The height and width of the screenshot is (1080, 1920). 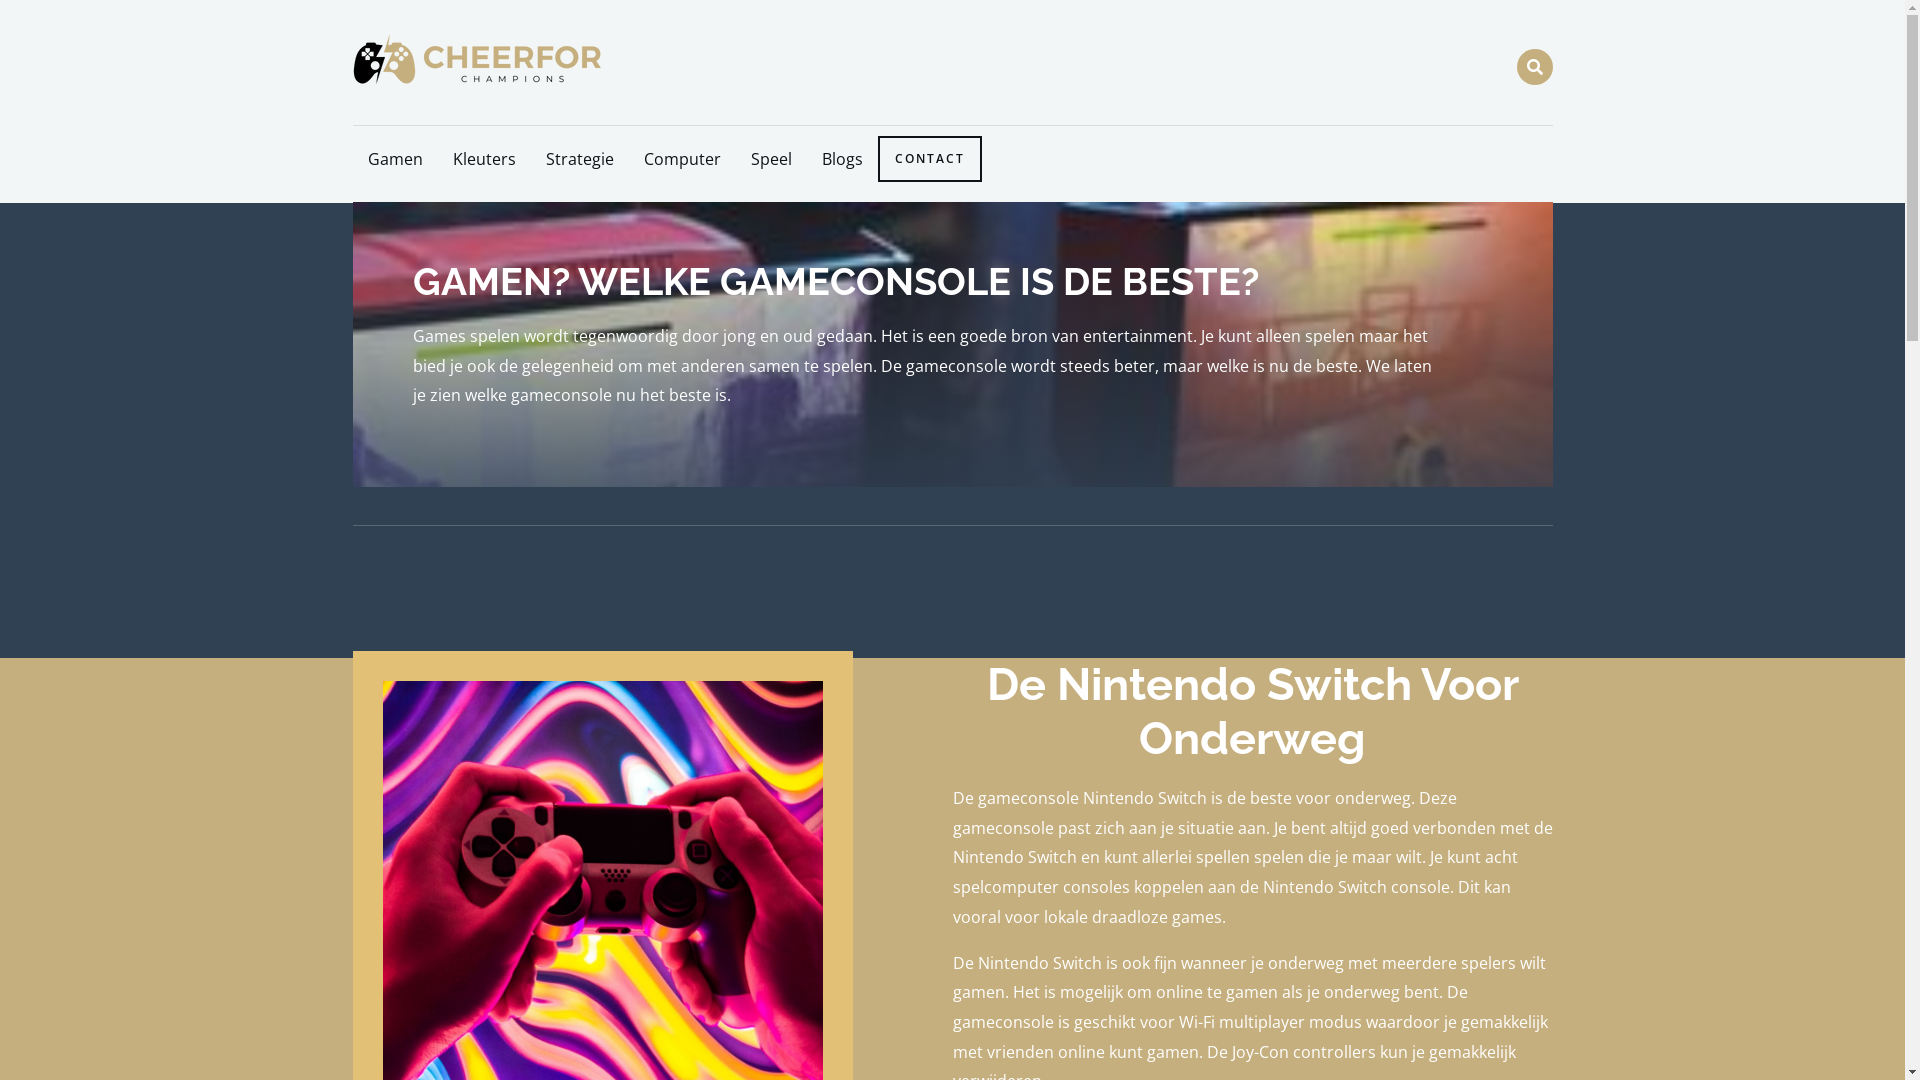 I want to click on 'Computer', so click(x=681, y=157).